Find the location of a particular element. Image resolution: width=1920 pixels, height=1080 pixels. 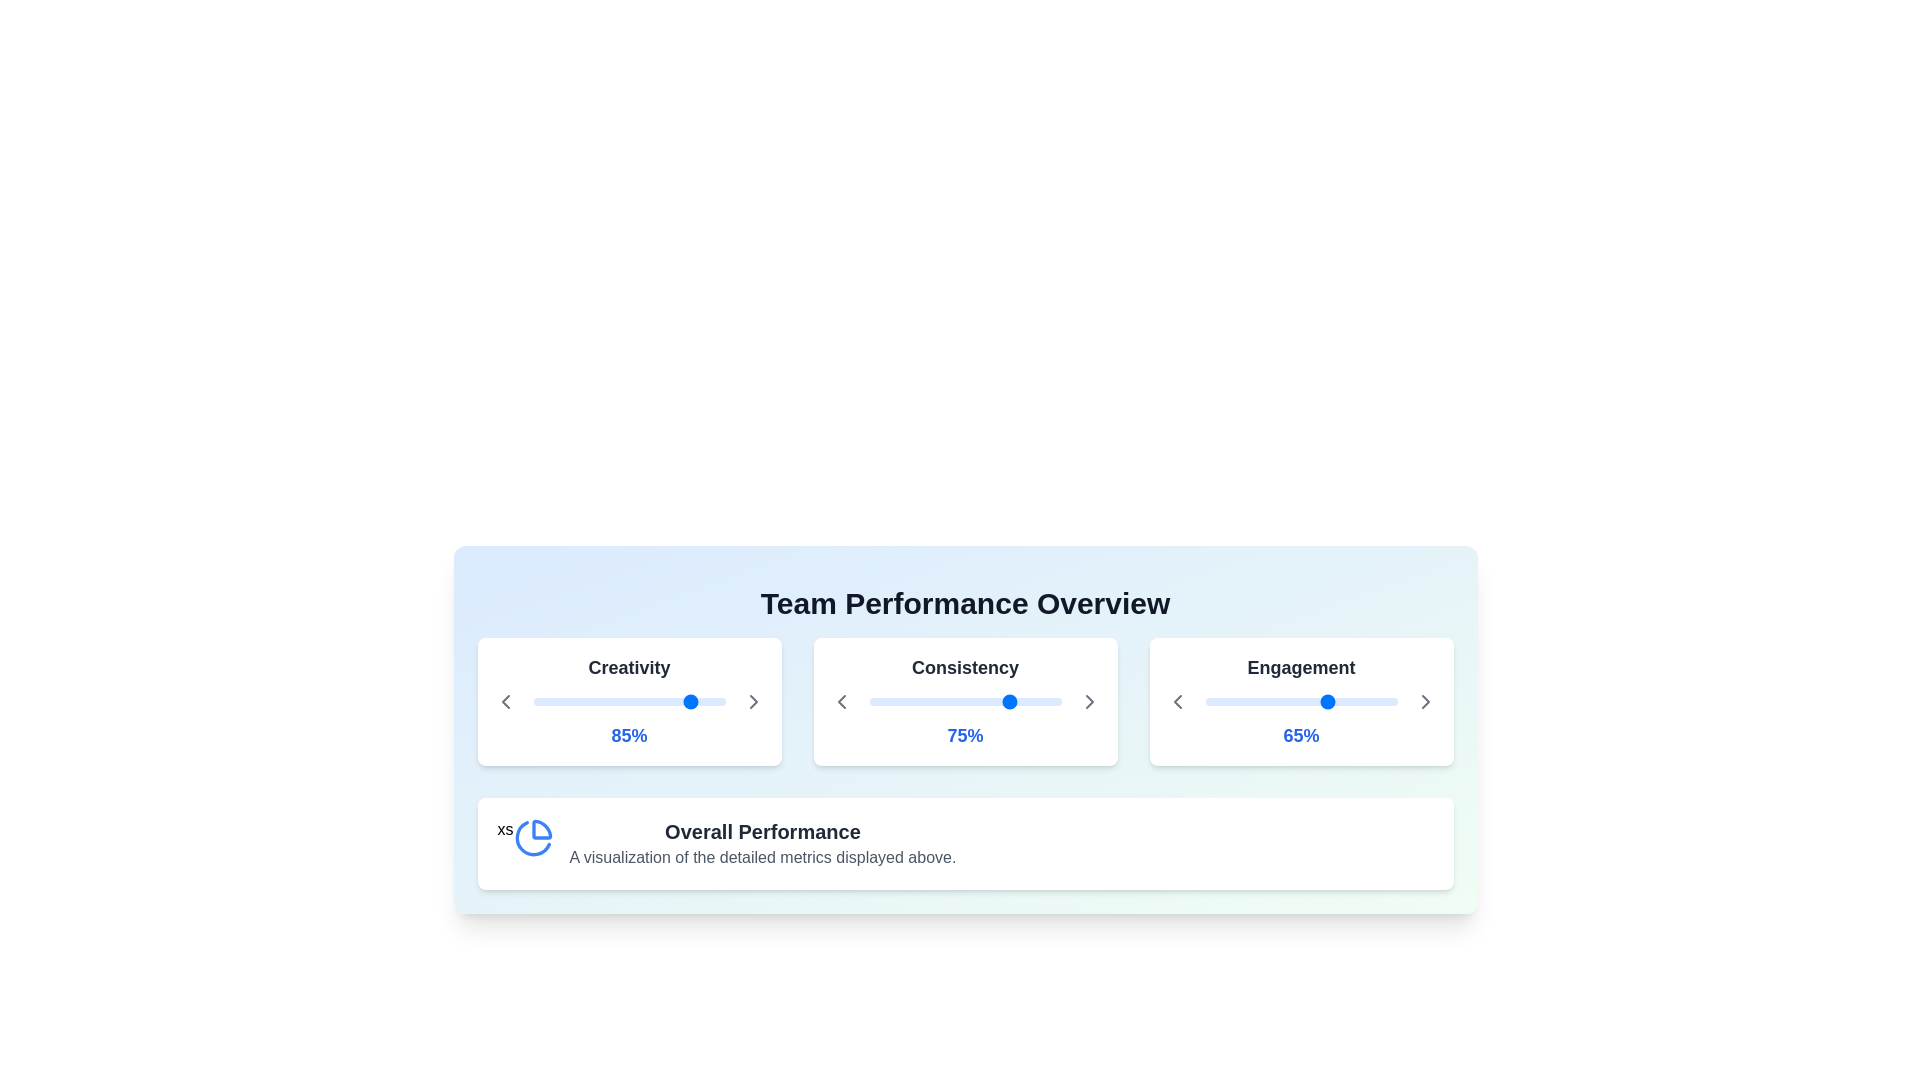

the Engagement slider is located at coordinates (1343, 701).